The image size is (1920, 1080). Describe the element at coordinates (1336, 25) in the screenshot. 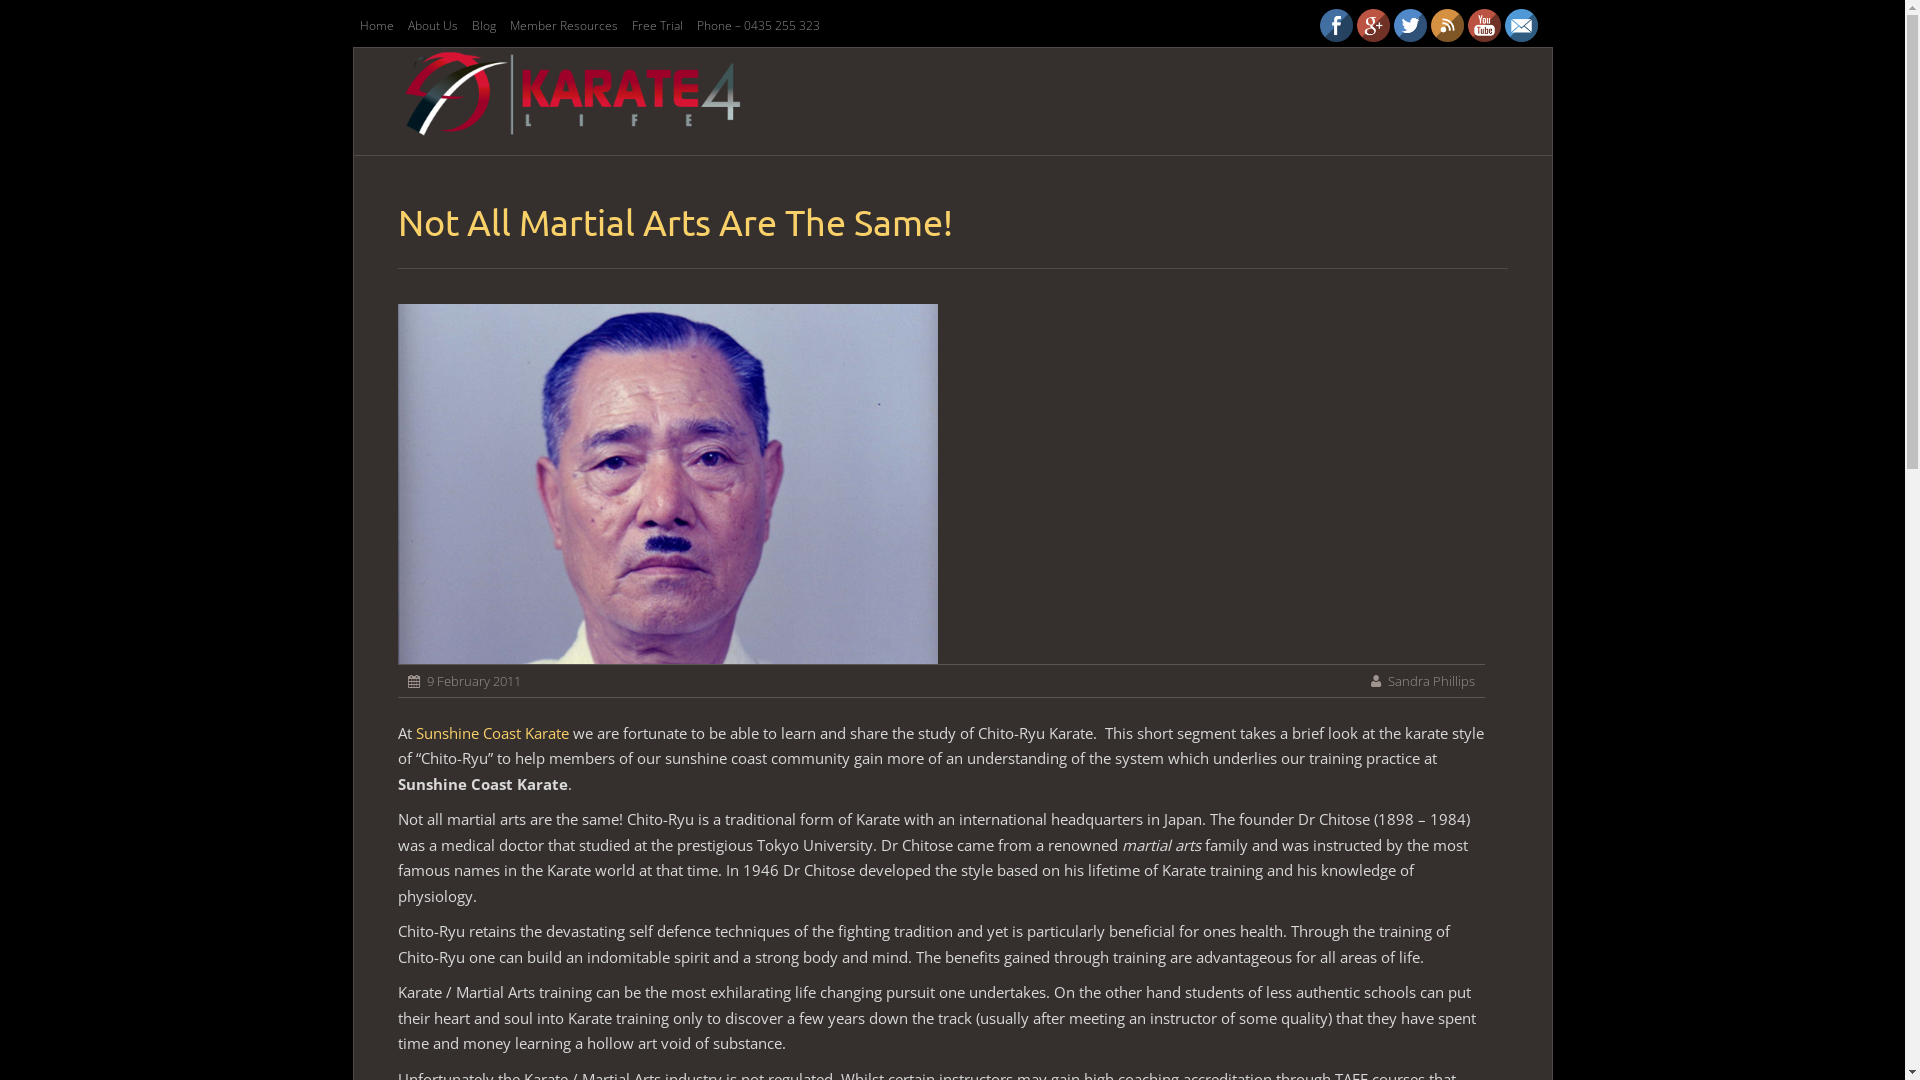

I see `'Facebook'` at that location.